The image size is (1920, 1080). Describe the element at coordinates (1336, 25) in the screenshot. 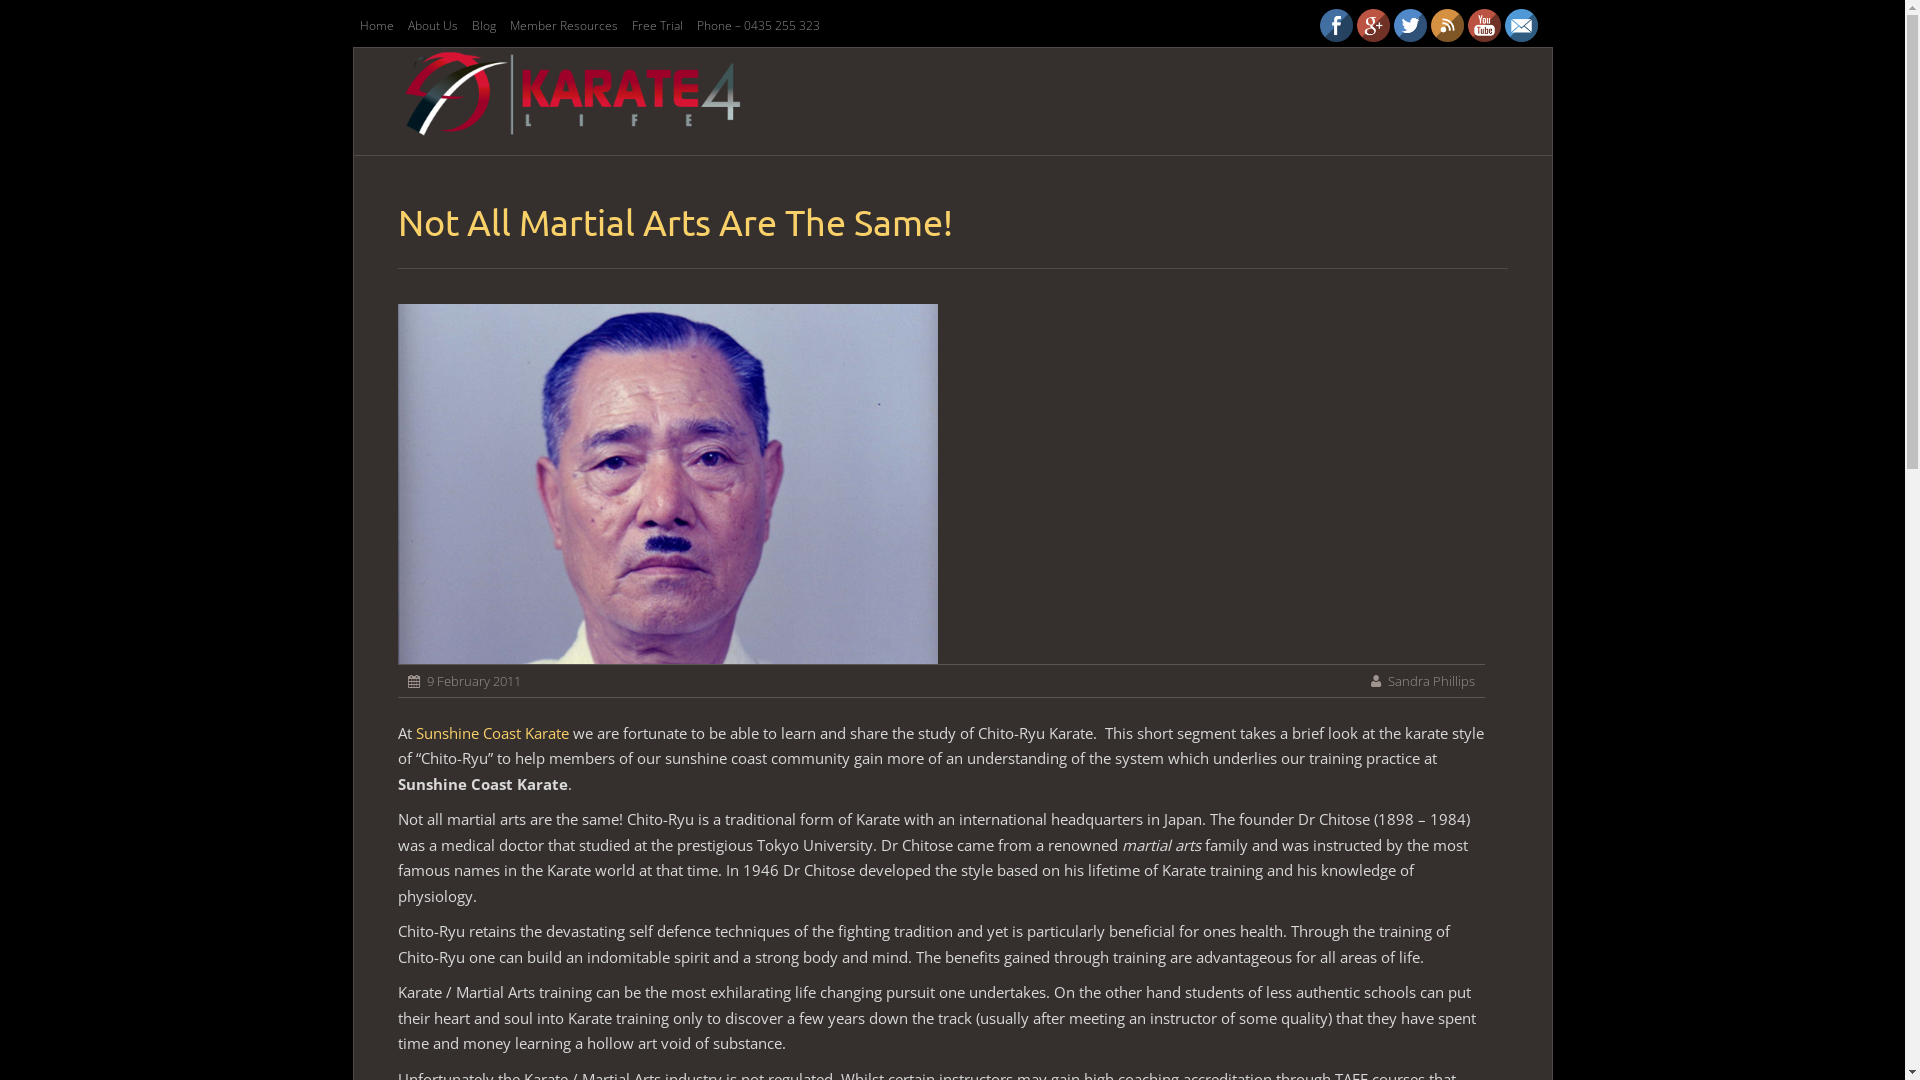

I see `'Facebook'` at that location.